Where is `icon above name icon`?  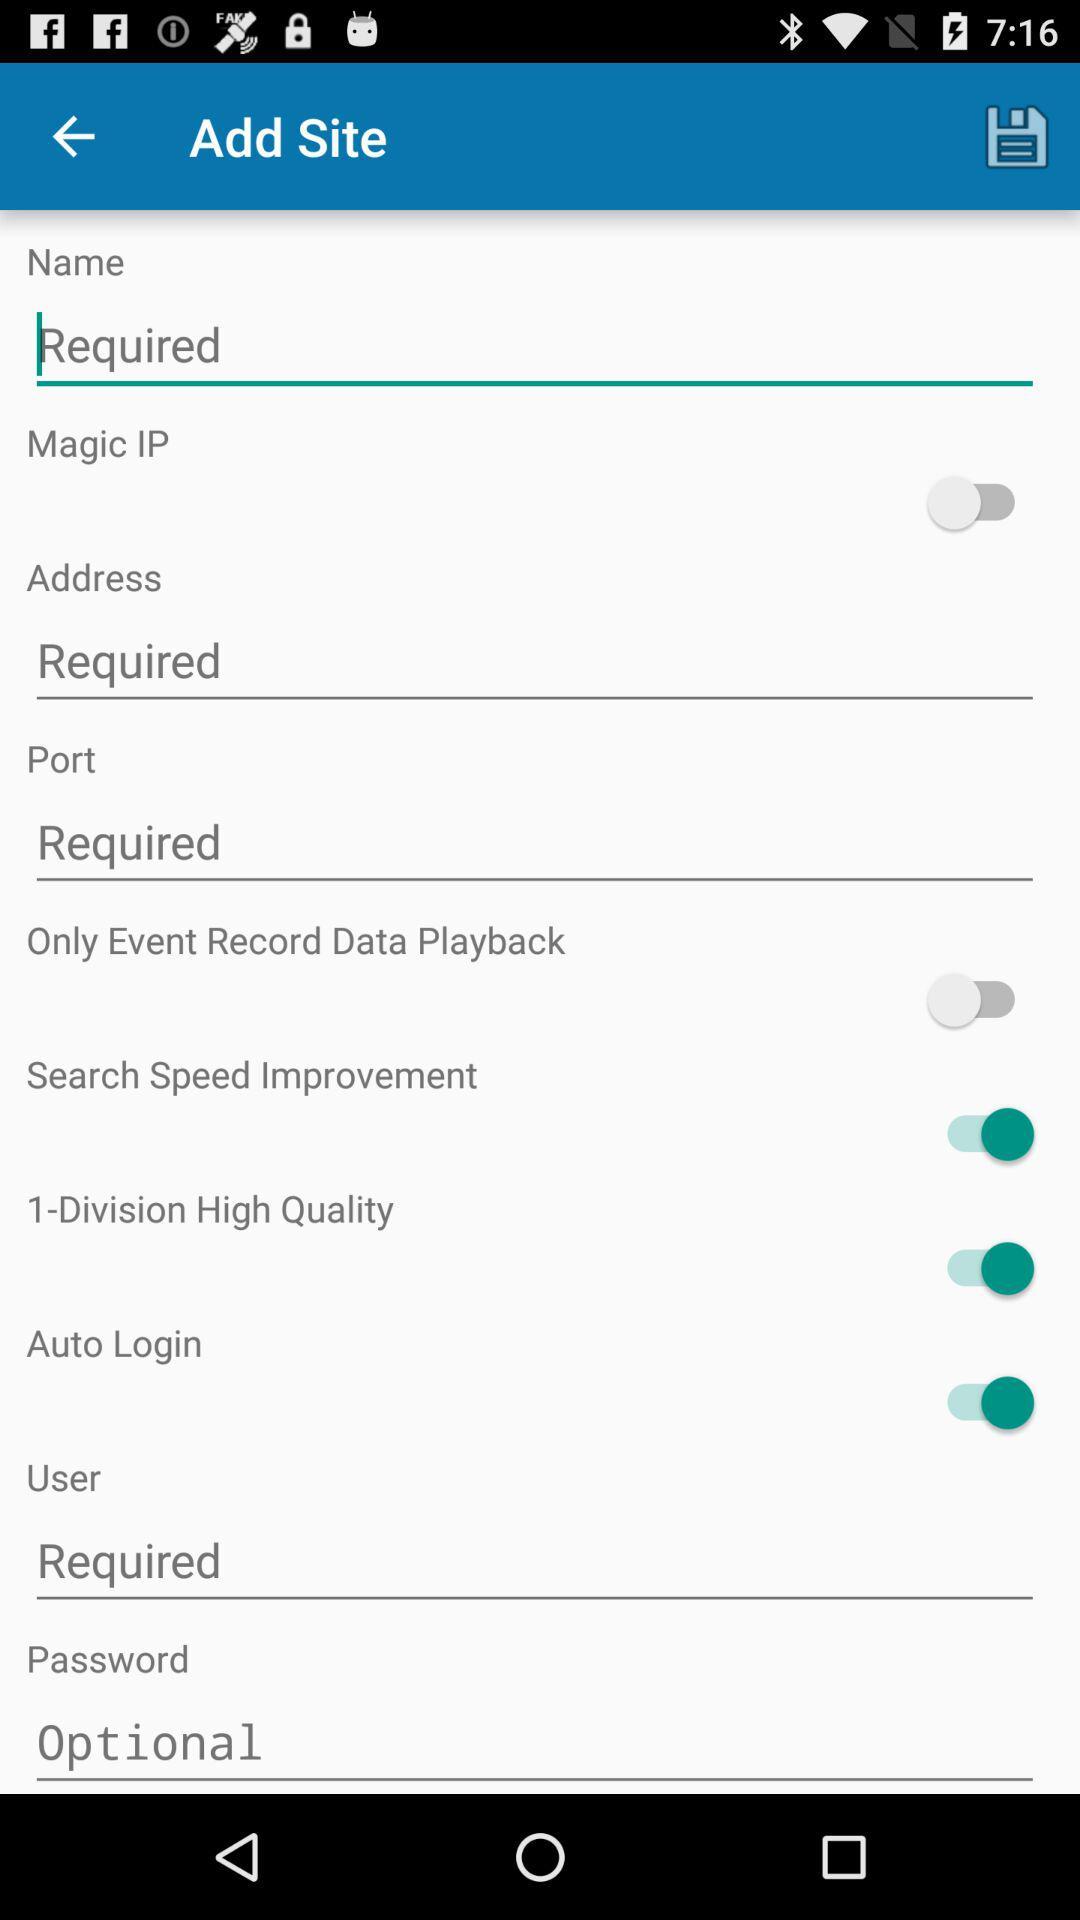
icon above name icon is located at coordinates (1017, 135).